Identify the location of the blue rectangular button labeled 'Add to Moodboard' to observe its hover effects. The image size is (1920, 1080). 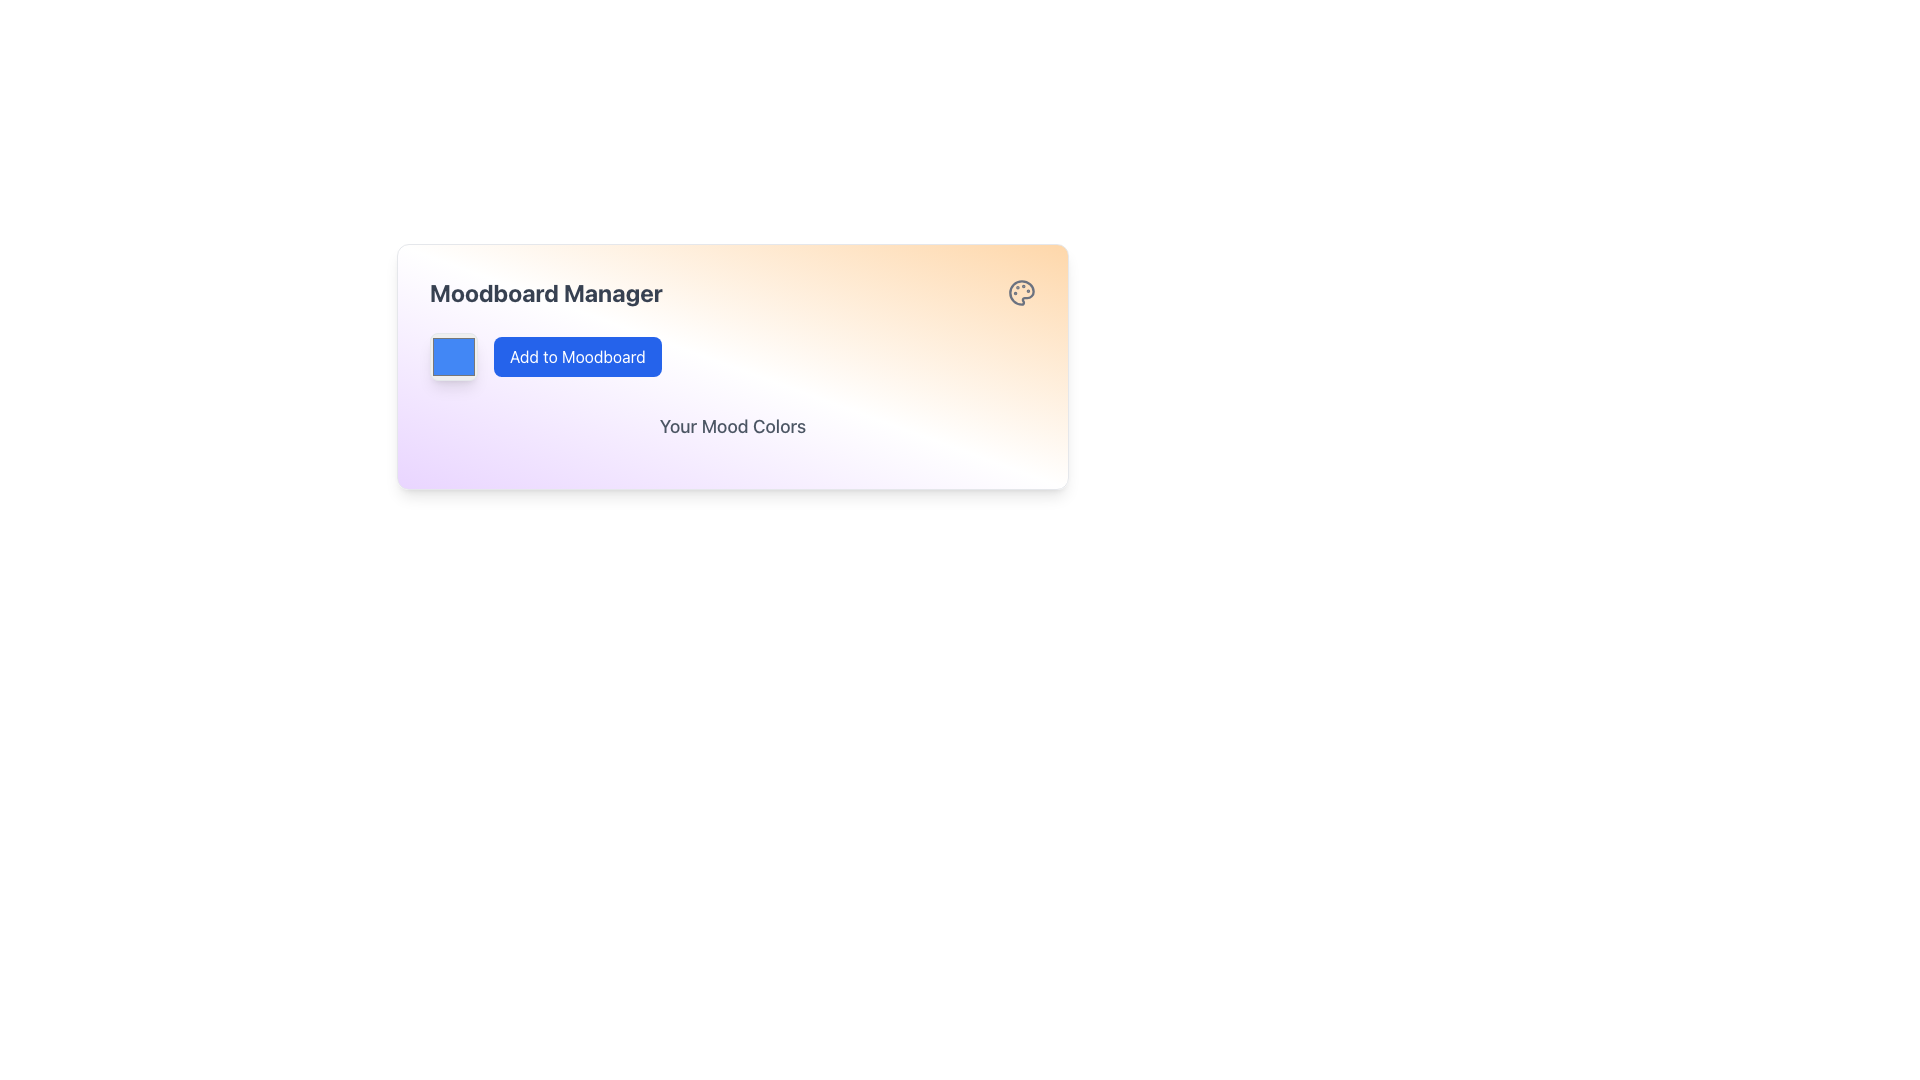
(576, 356).